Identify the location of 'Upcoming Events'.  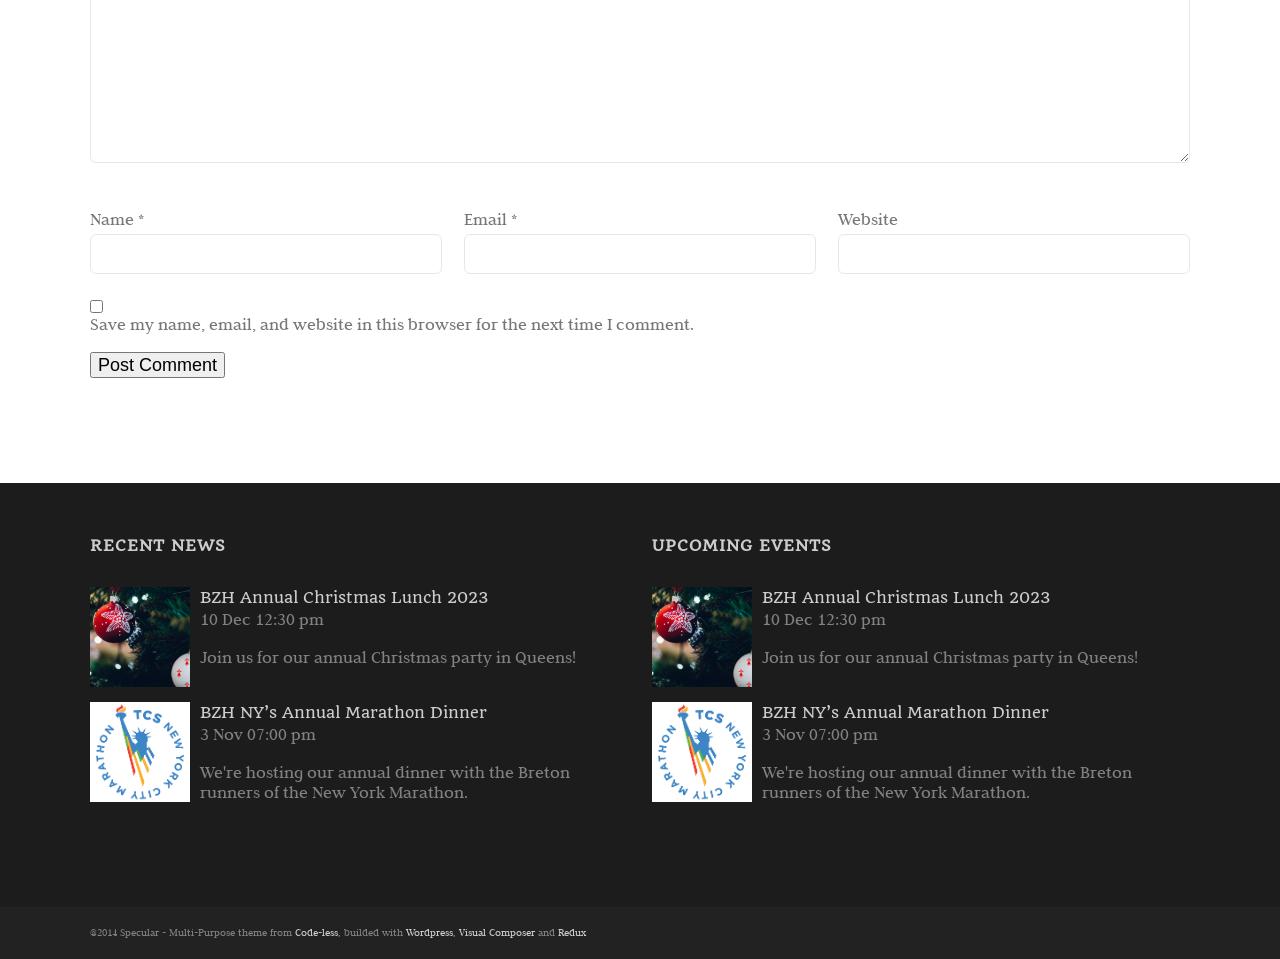
(739, 544).